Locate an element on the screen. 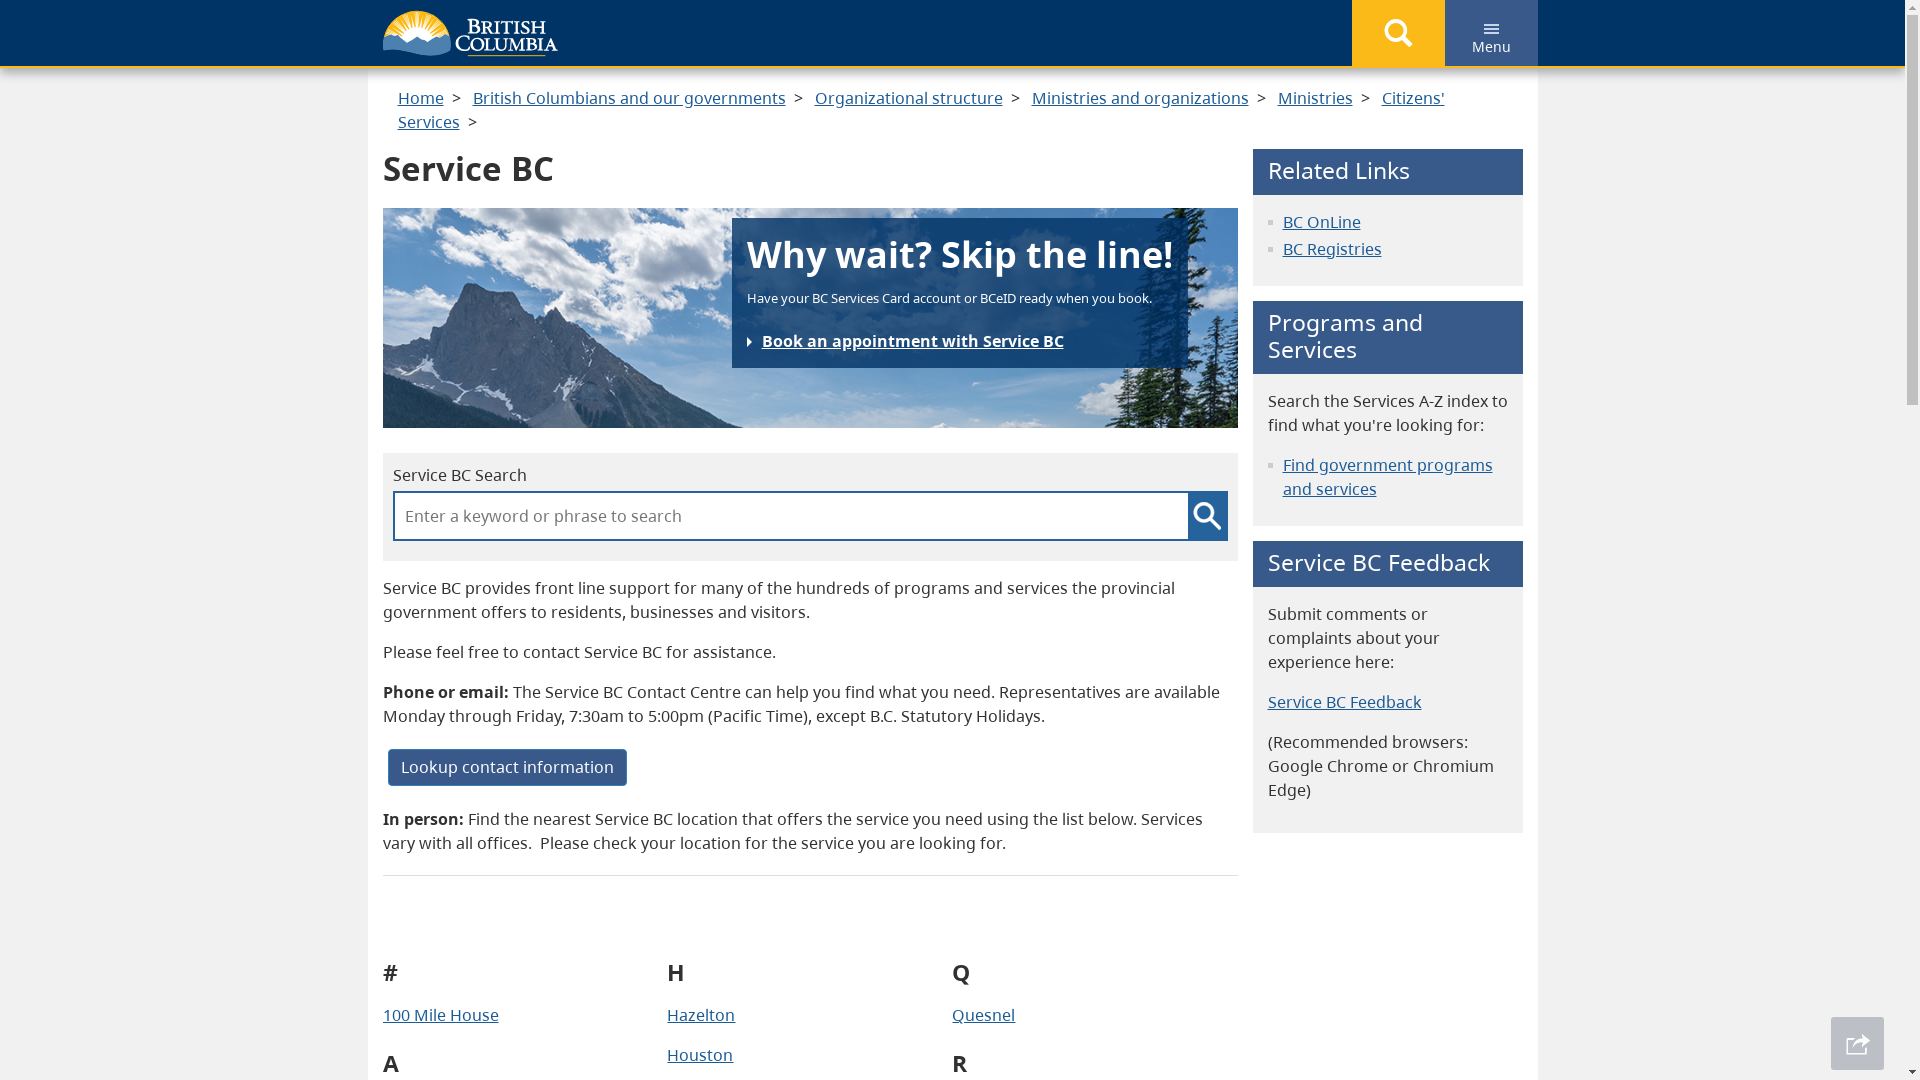 Image resolution: width=1920 pixels, height=1080 pixels. '100 Mile House' is located at coordinates (439, 1014).